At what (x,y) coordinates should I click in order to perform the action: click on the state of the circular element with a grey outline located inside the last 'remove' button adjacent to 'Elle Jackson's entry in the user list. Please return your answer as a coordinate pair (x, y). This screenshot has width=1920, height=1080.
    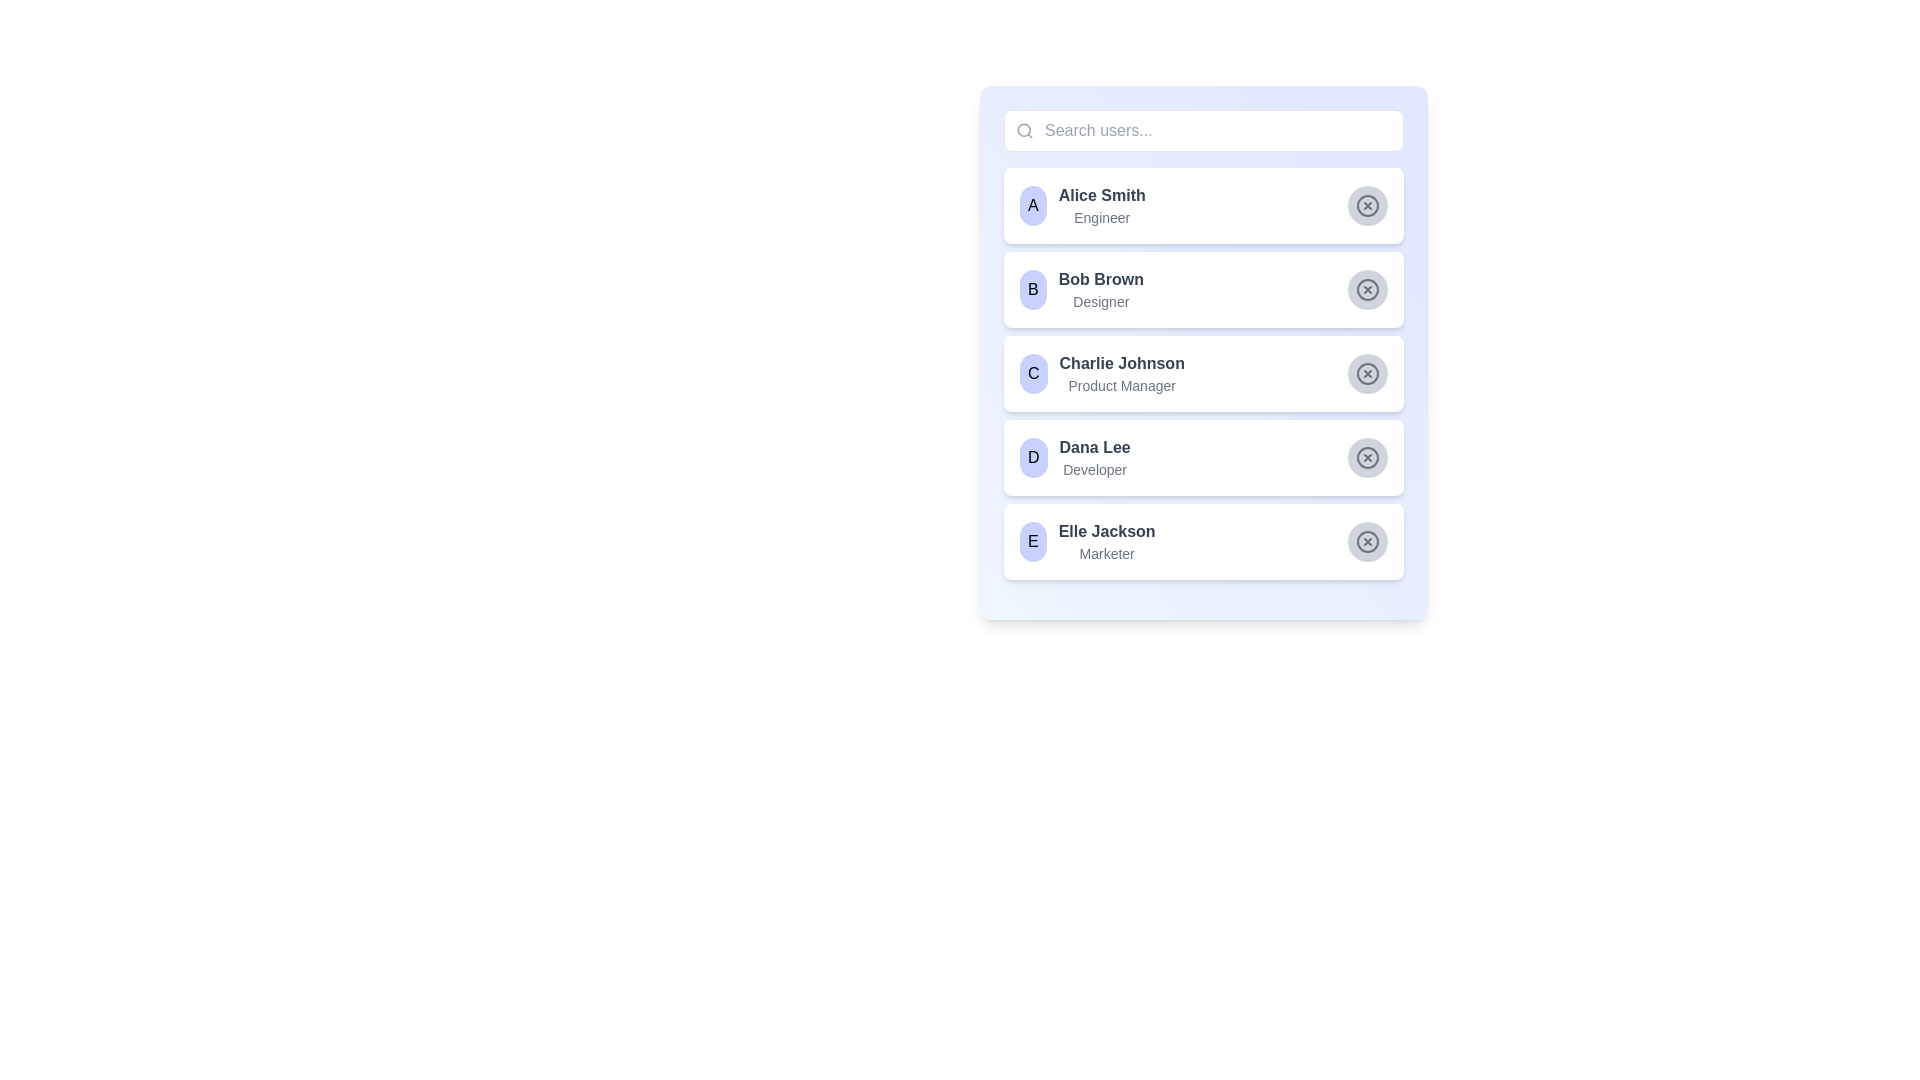
    Looking at the image, I should click on (1367, 542).